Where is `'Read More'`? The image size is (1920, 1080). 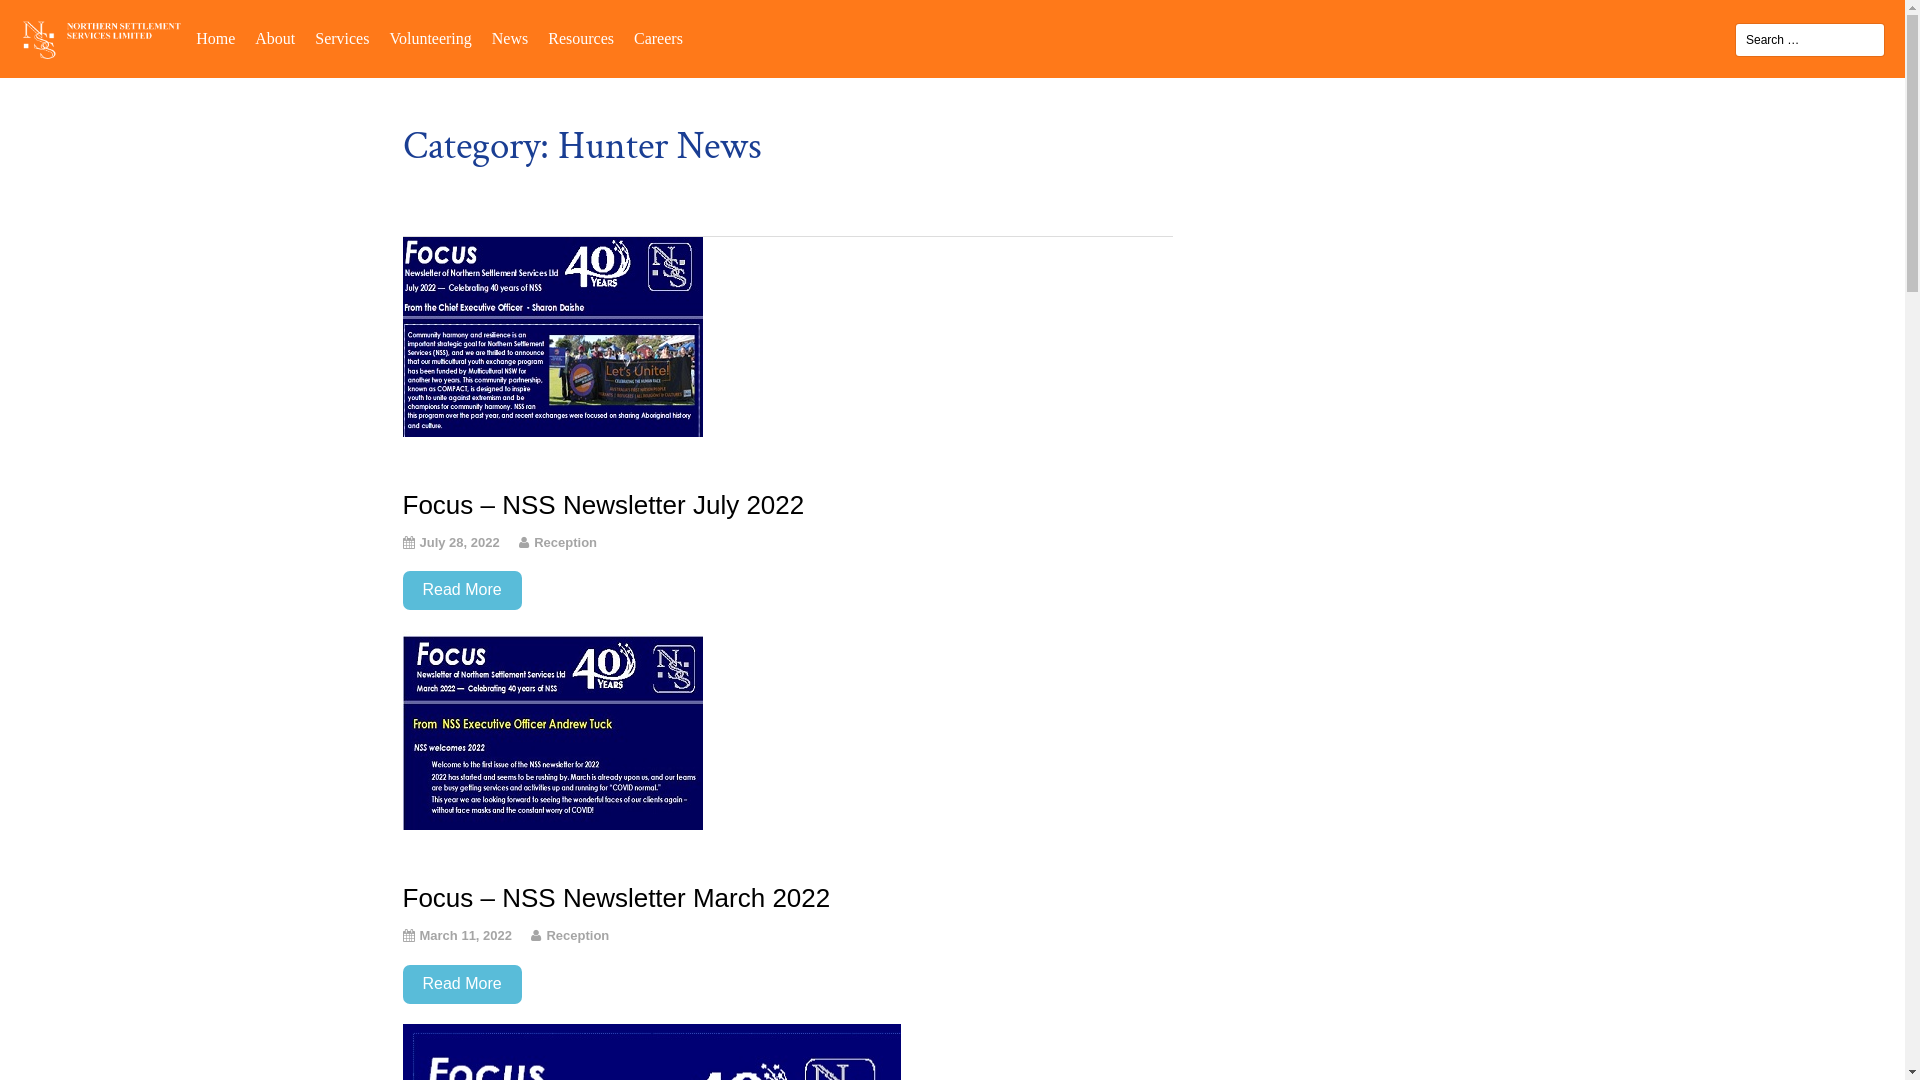
'Read More' is located at coordinates (460, 589).